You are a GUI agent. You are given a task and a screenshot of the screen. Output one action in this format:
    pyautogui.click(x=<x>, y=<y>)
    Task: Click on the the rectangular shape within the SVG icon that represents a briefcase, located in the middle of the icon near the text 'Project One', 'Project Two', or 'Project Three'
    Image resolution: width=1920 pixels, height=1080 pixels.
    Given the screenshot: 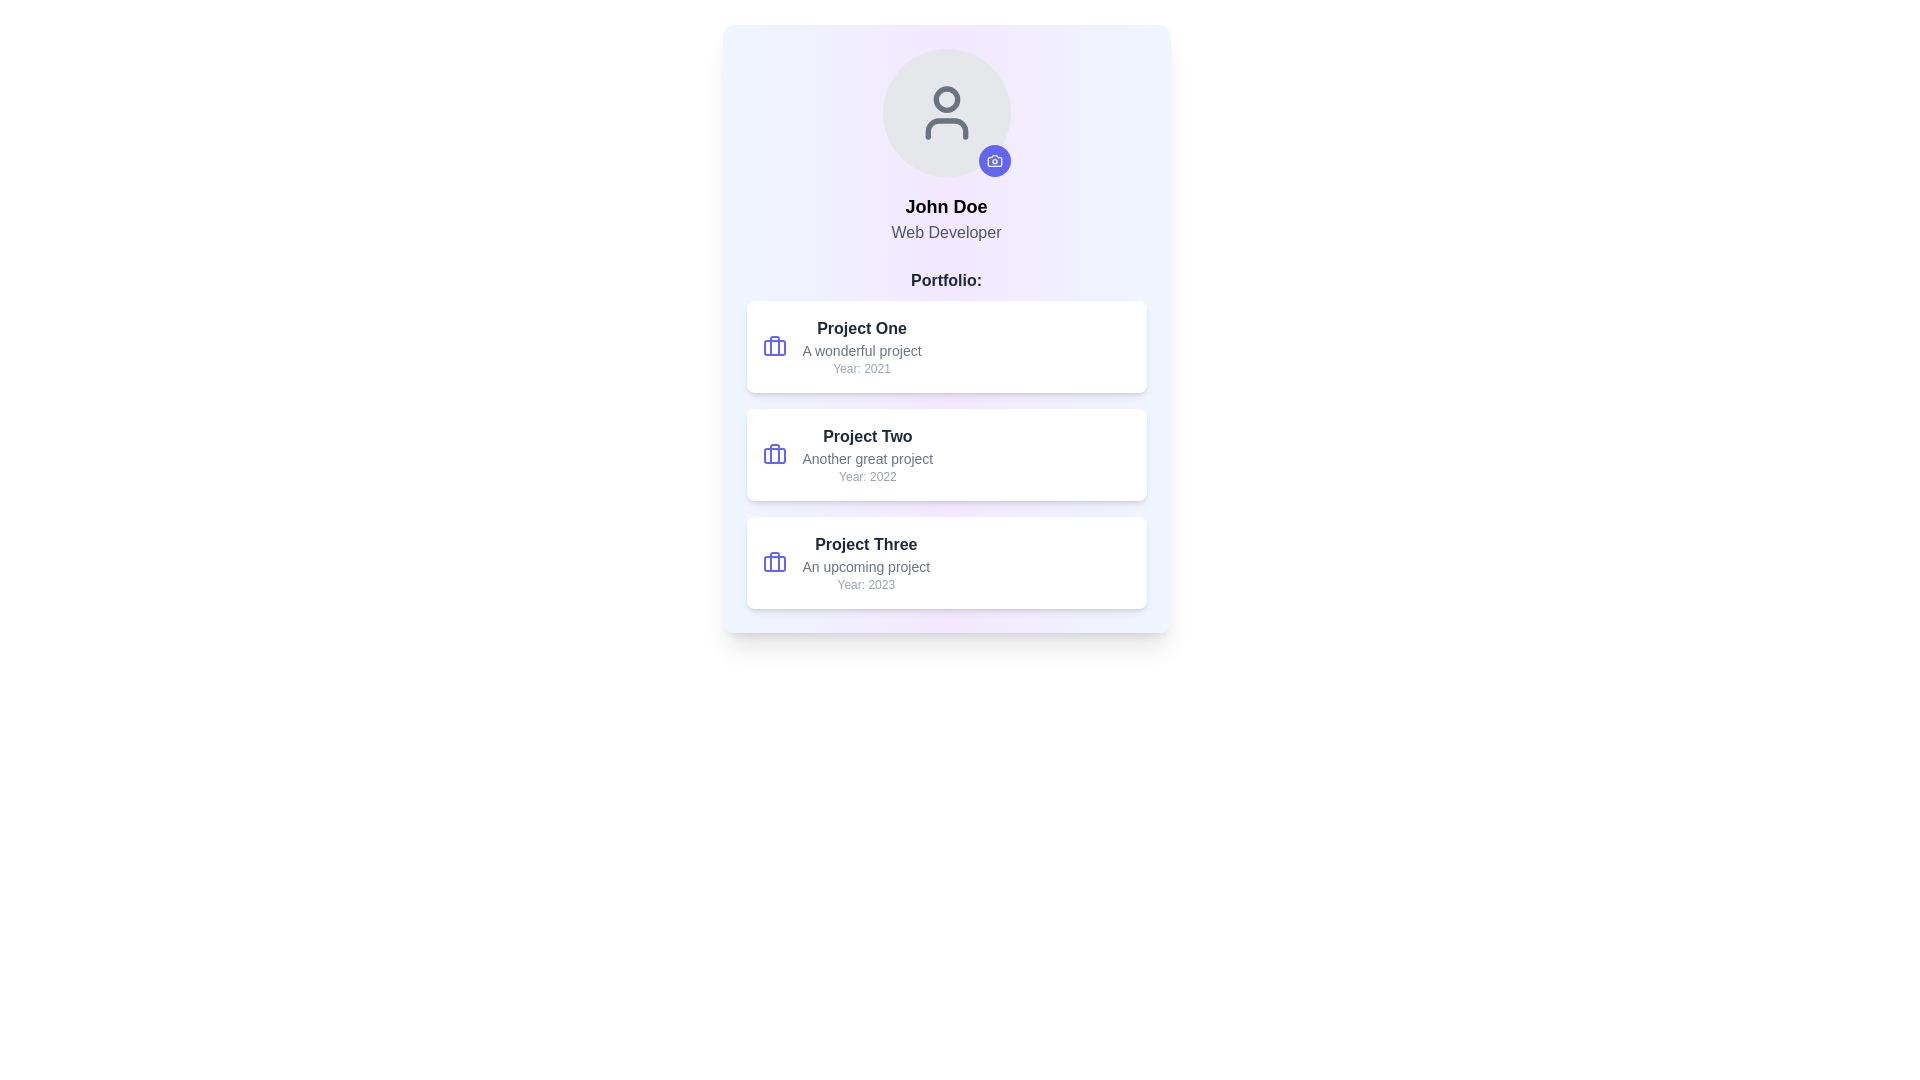 What is the action you would take?
    pyautogui.click(x=773, y=563)
    